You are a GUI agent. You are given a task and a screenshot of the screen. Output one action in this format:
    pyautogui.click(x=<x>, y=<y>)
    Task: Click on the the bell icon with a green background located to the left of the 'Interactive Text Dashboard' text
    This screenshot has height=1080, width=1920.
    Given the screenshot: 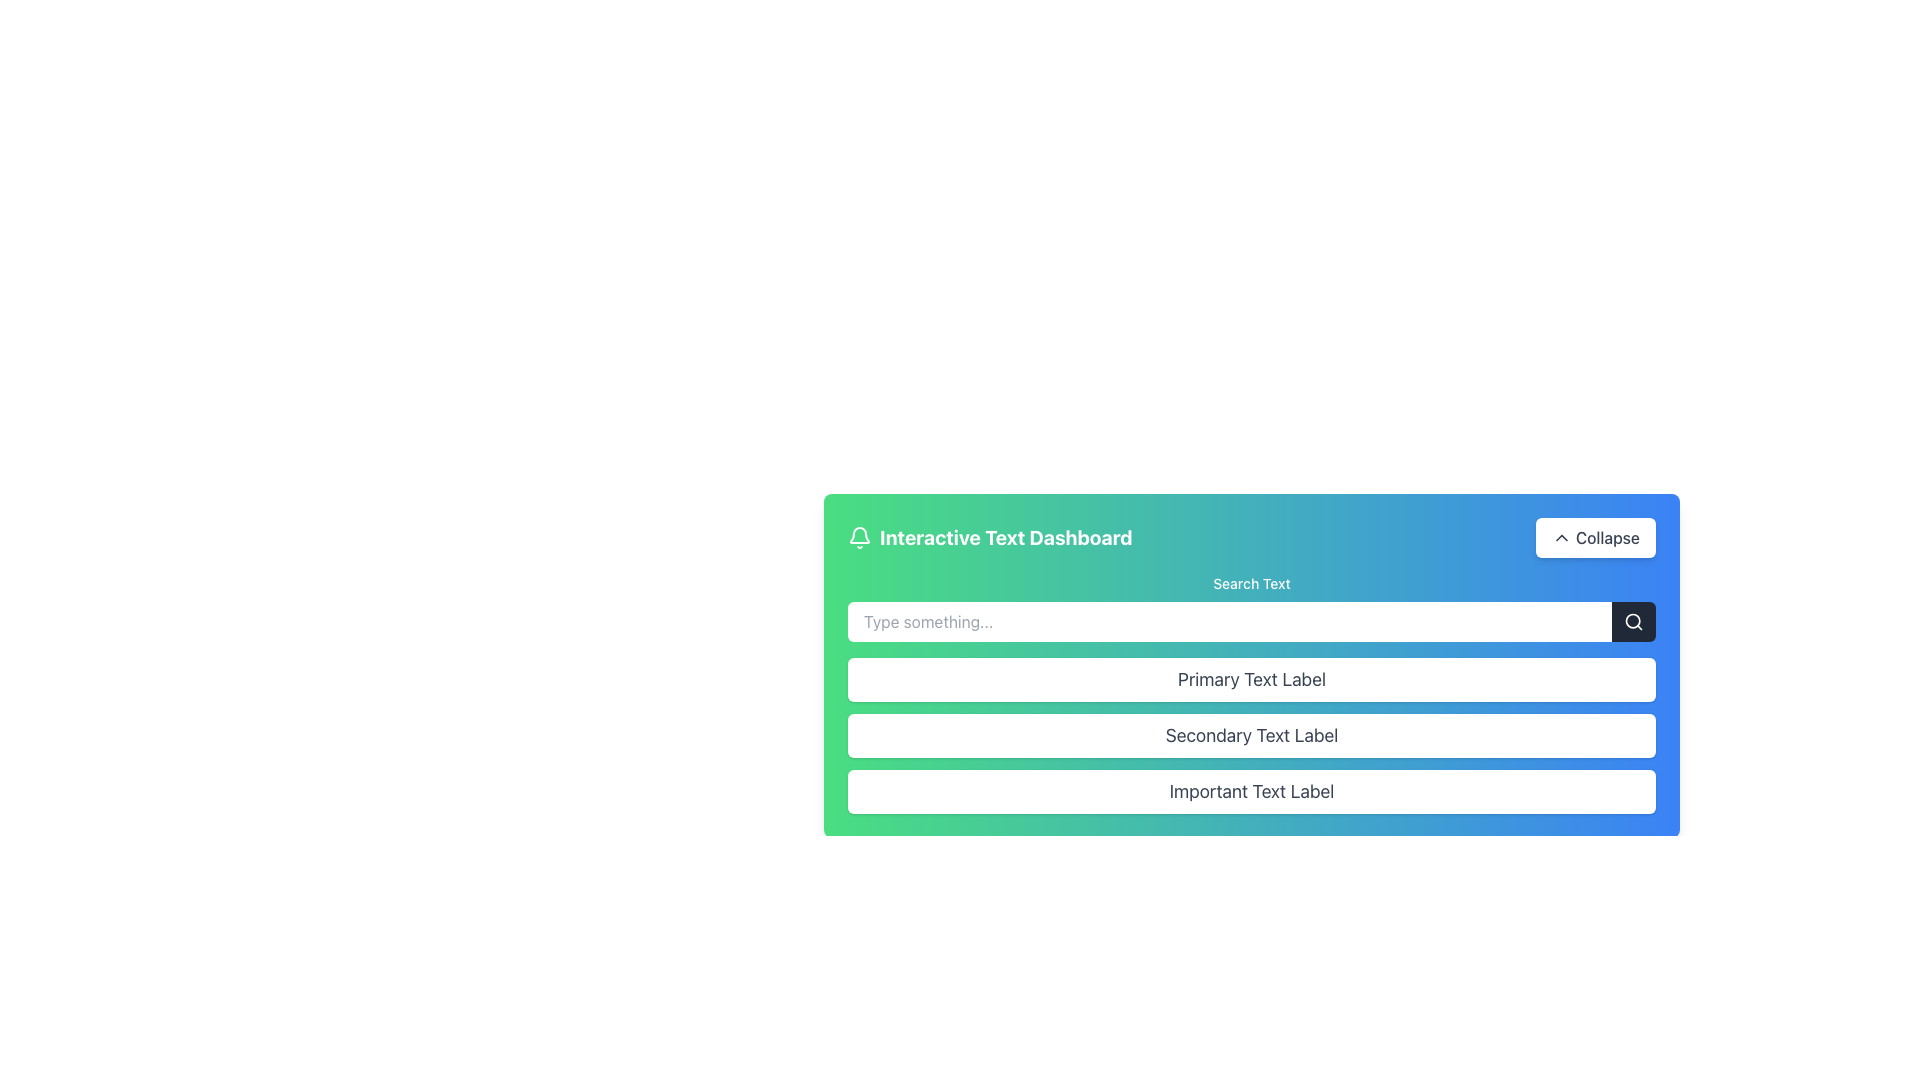 What is the action you would take?
    pyautogui.click(x=859, y=536)
    